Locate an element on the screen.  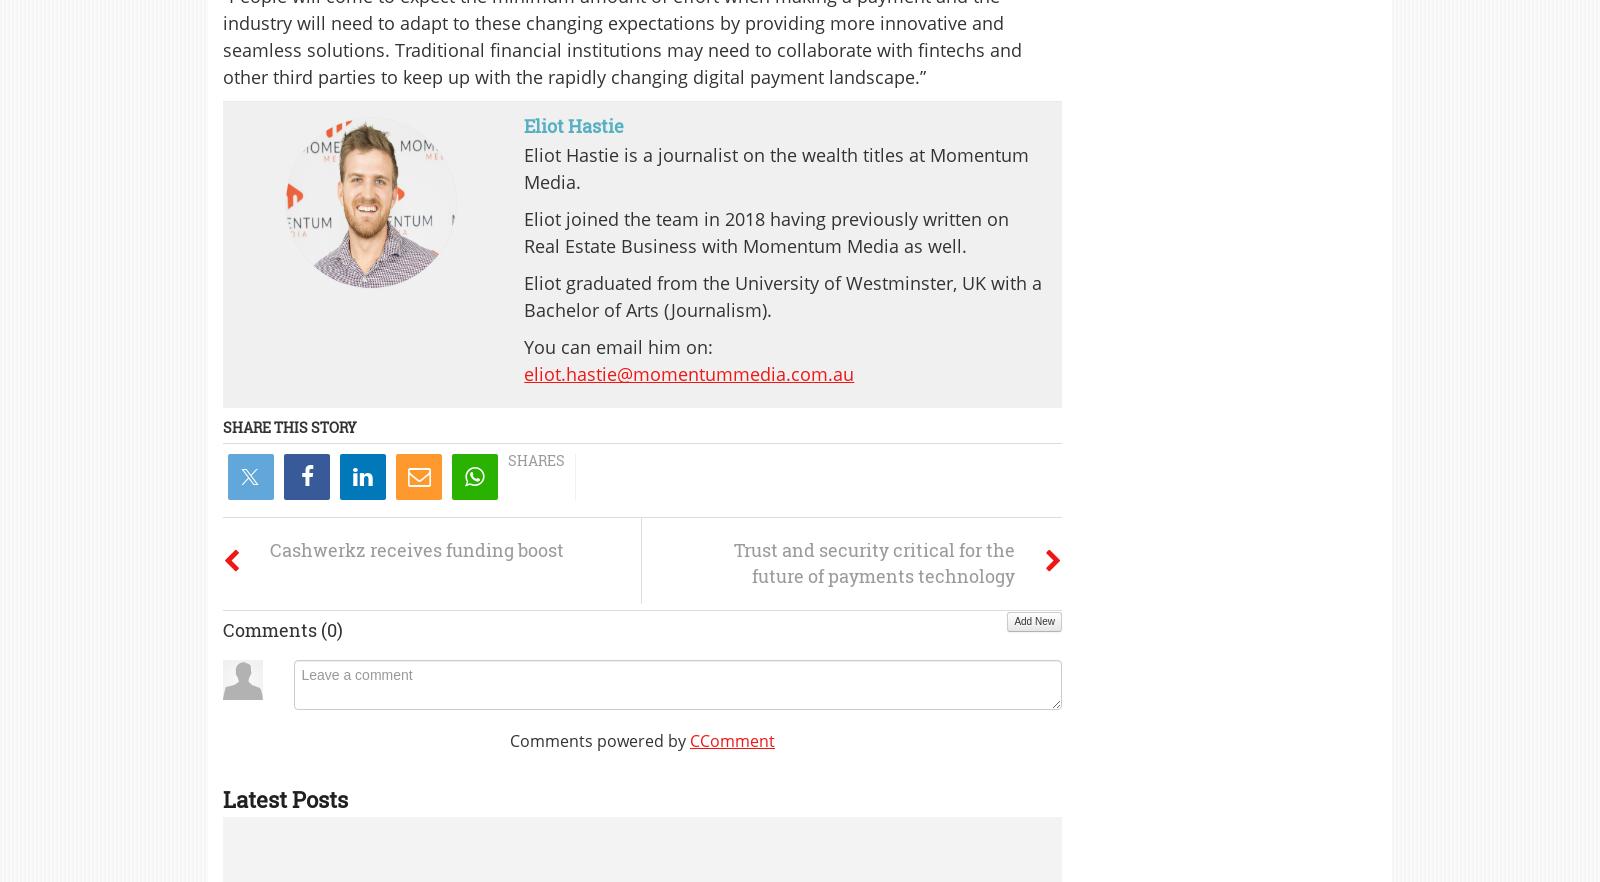
'CComment' is located at coordinates (731, 739).